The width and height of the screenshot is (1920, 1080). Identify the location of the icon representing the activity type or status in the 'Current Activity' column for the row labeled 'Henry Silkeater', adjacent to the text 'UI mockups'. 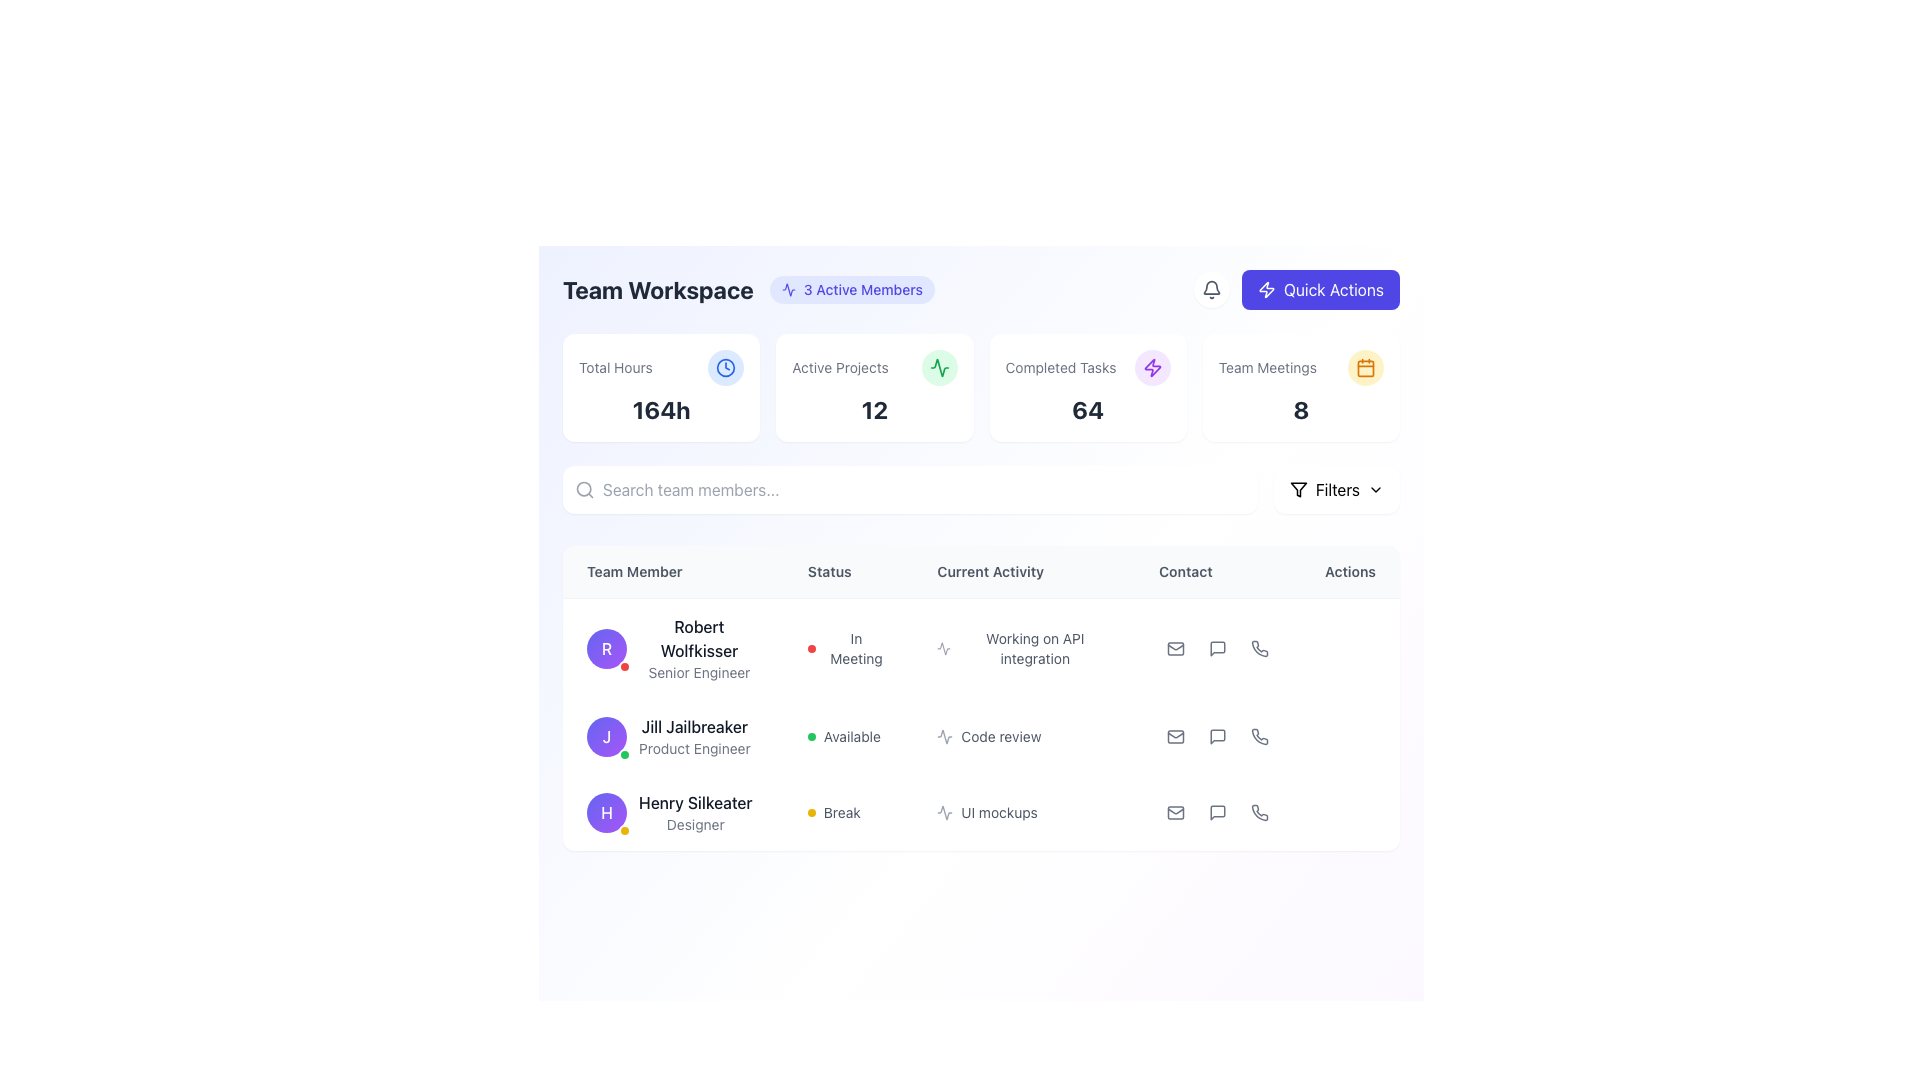
(944, 813).